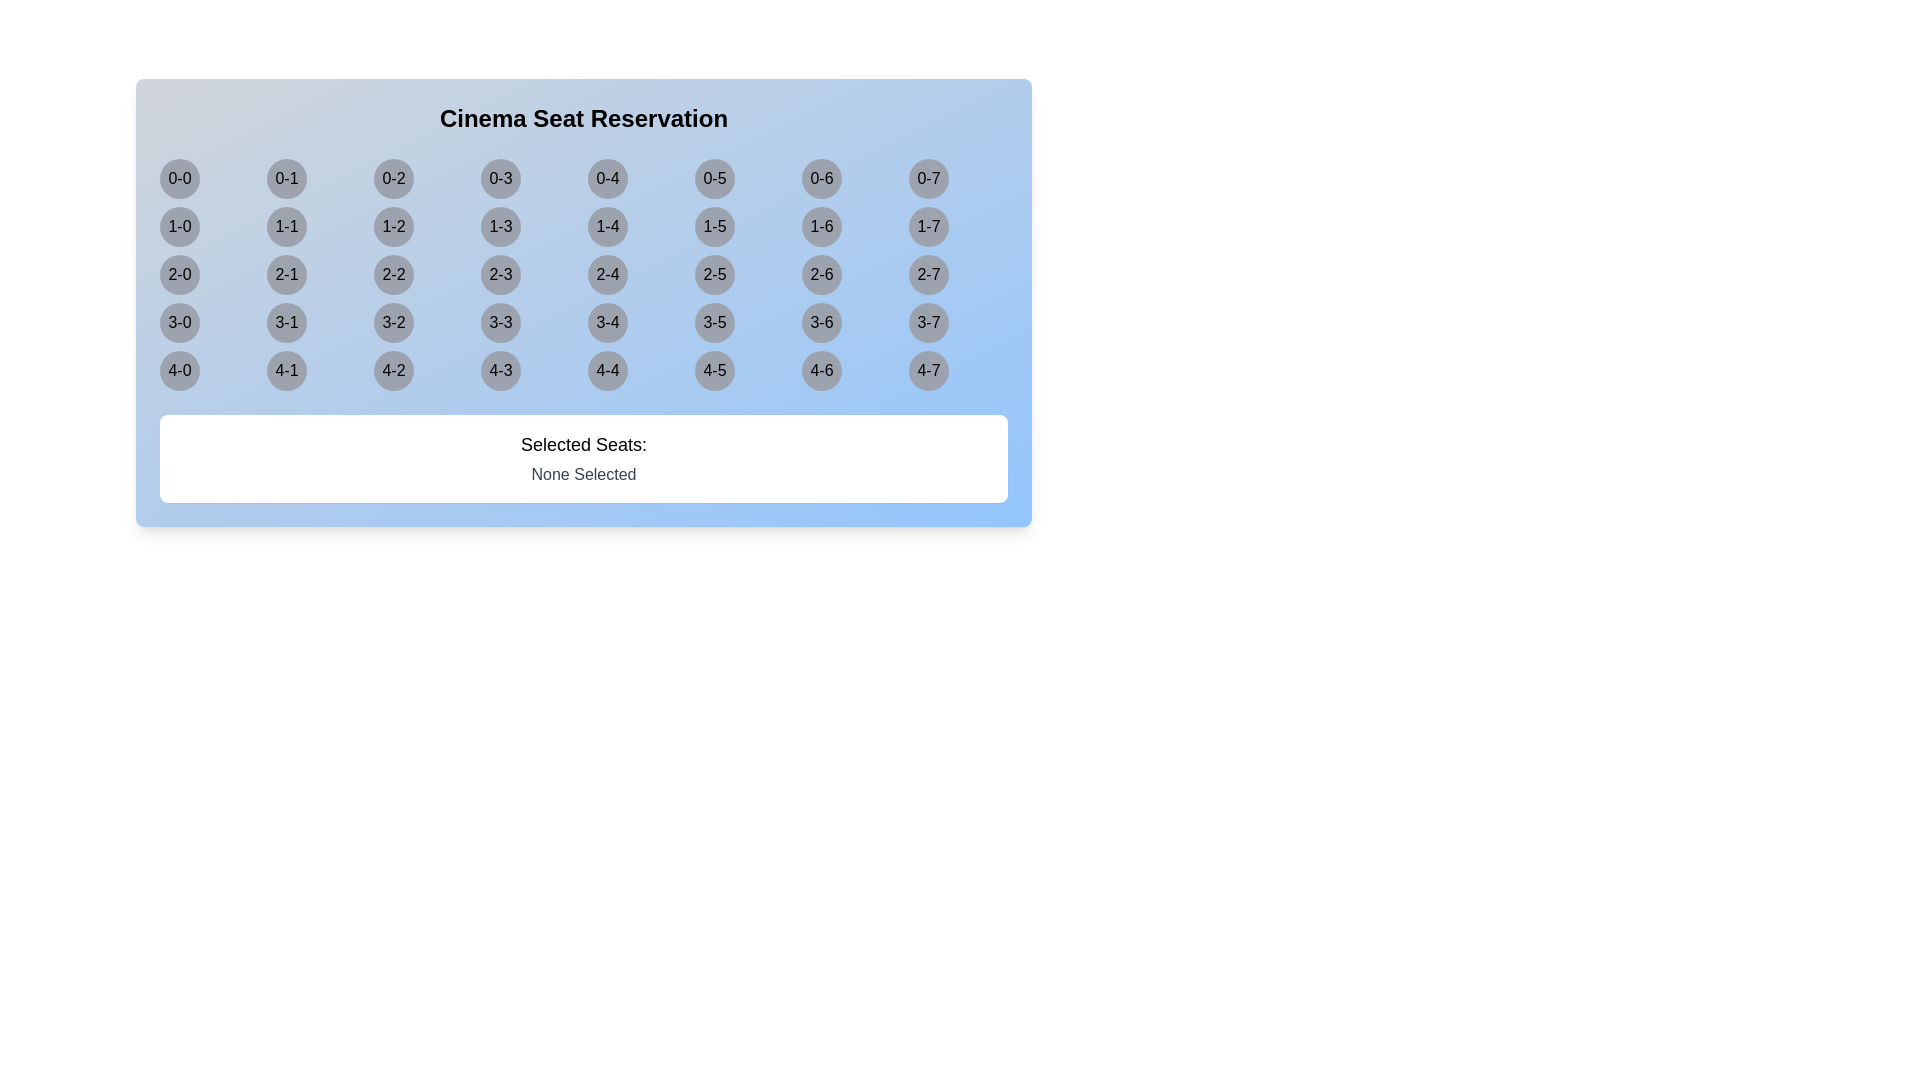  Describe the element at coordinates (393, 322) in the screenshot. I see `the circular button labeled '3-2' with a gray background located` at that location.